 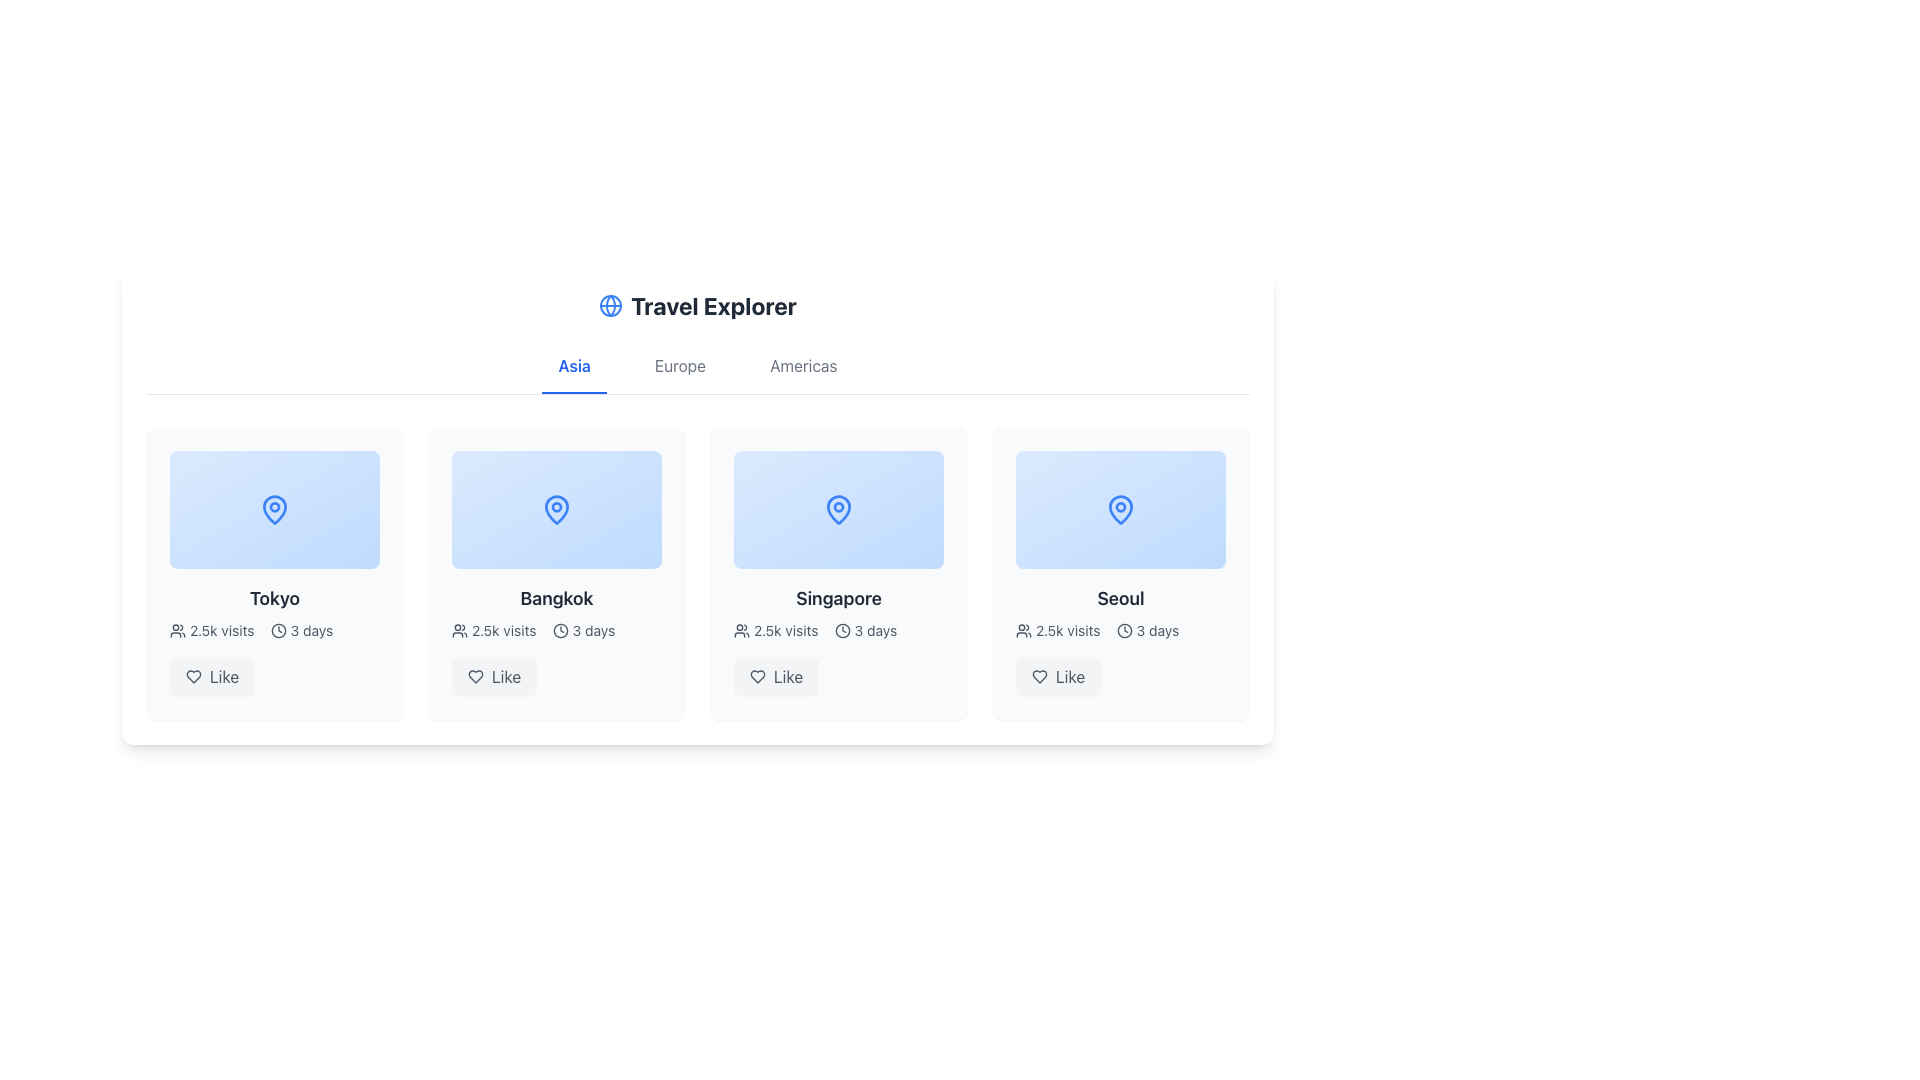 What do you see at coordinates (474, 676) in the screenshot?
I see `the heart icon located below the 'Bangkok' destination card` at bounding box center [474, 676].